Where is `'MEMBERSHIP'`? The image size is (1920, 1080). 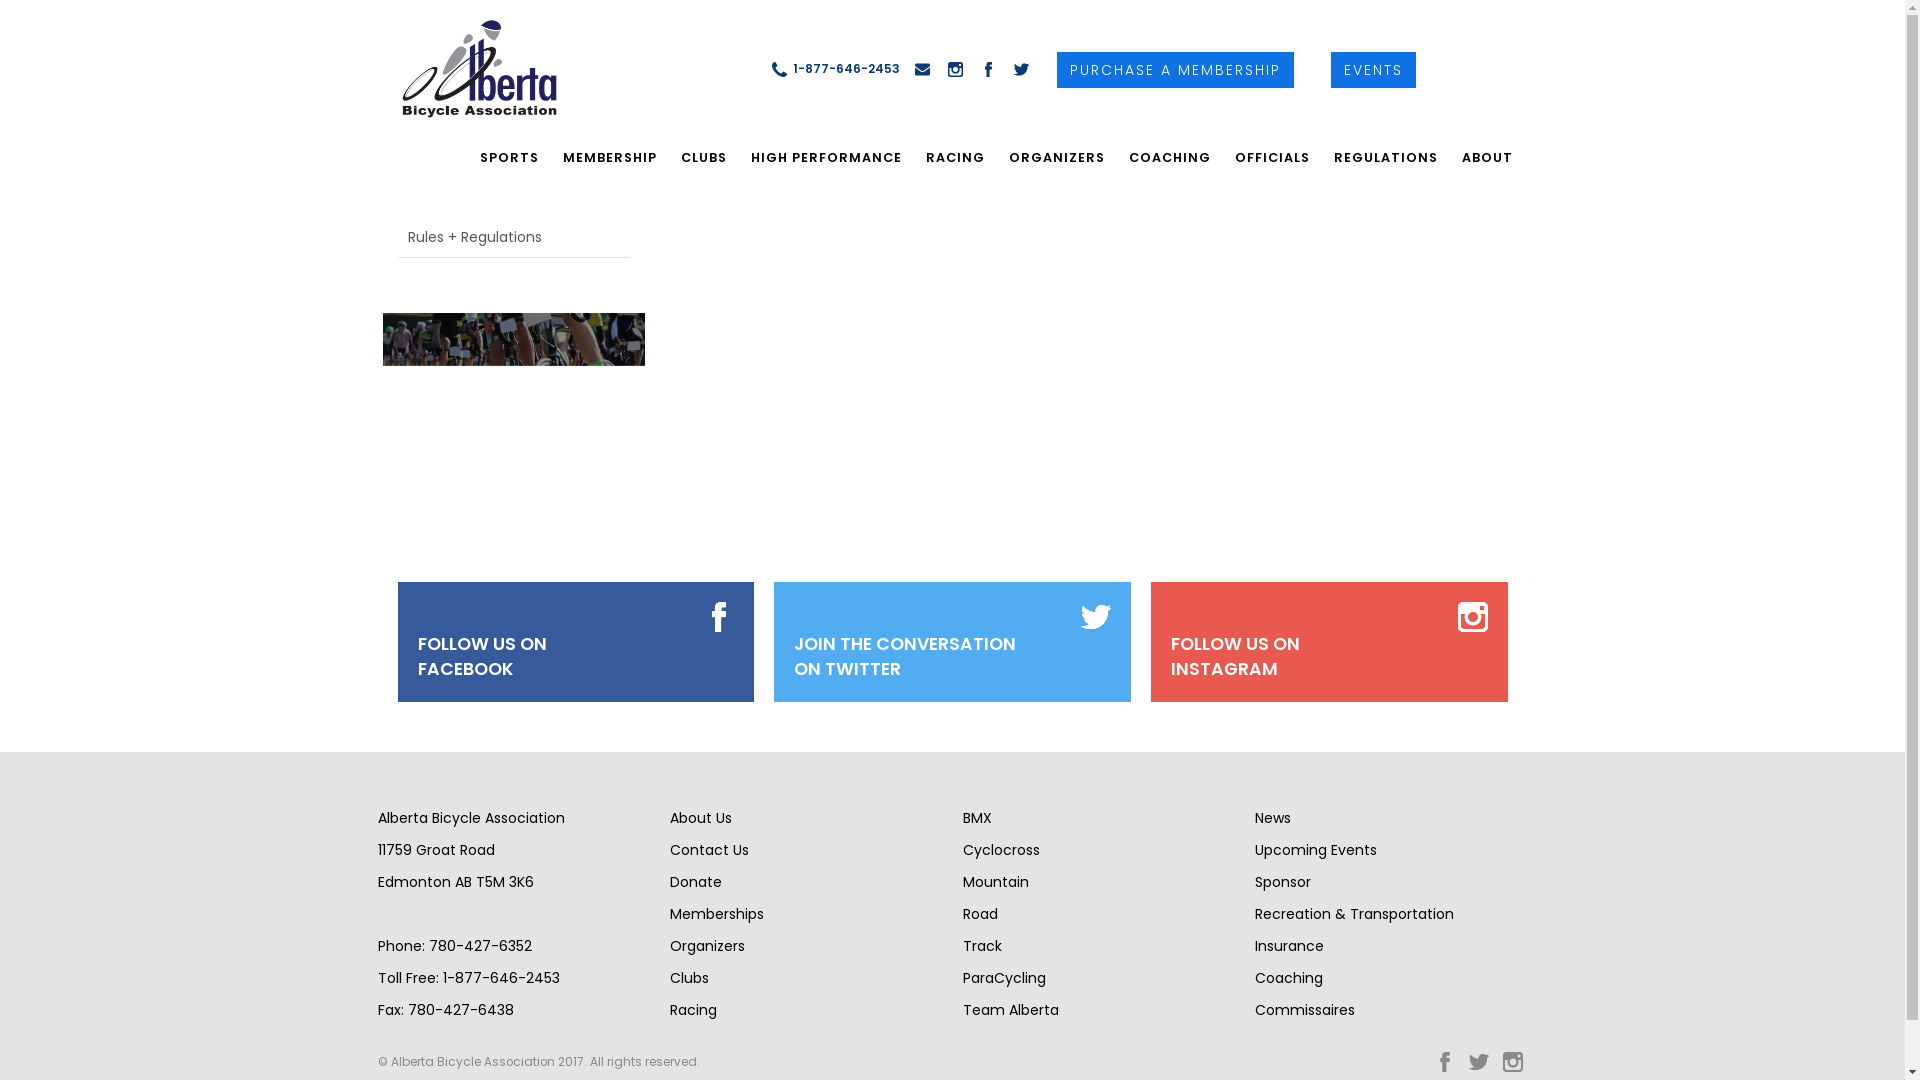 'MEMBERSHIP' is located at coordinates (608, 157).